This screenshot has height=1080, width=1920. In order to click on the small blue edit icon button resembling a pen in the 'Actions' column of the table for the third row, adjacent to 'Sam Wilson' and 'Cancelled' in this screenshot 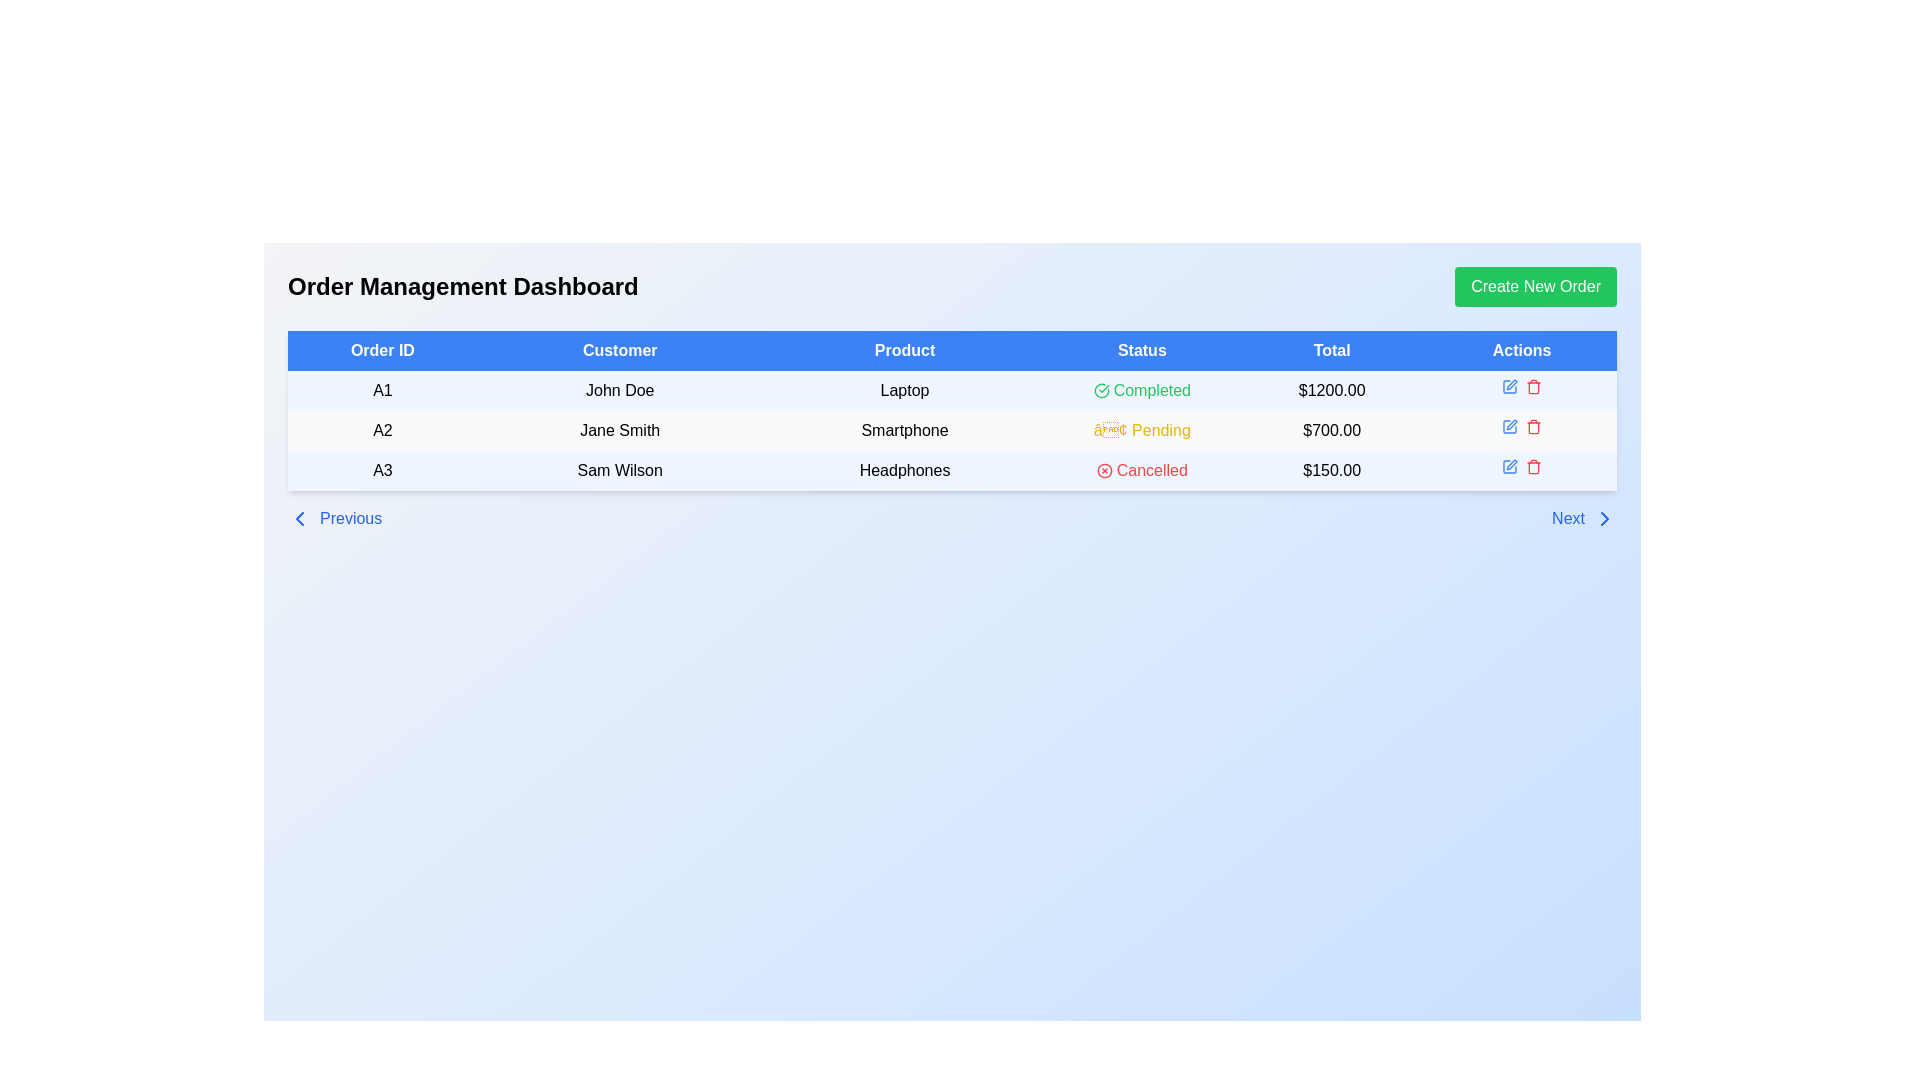, I will do `click(1510, 466)`.